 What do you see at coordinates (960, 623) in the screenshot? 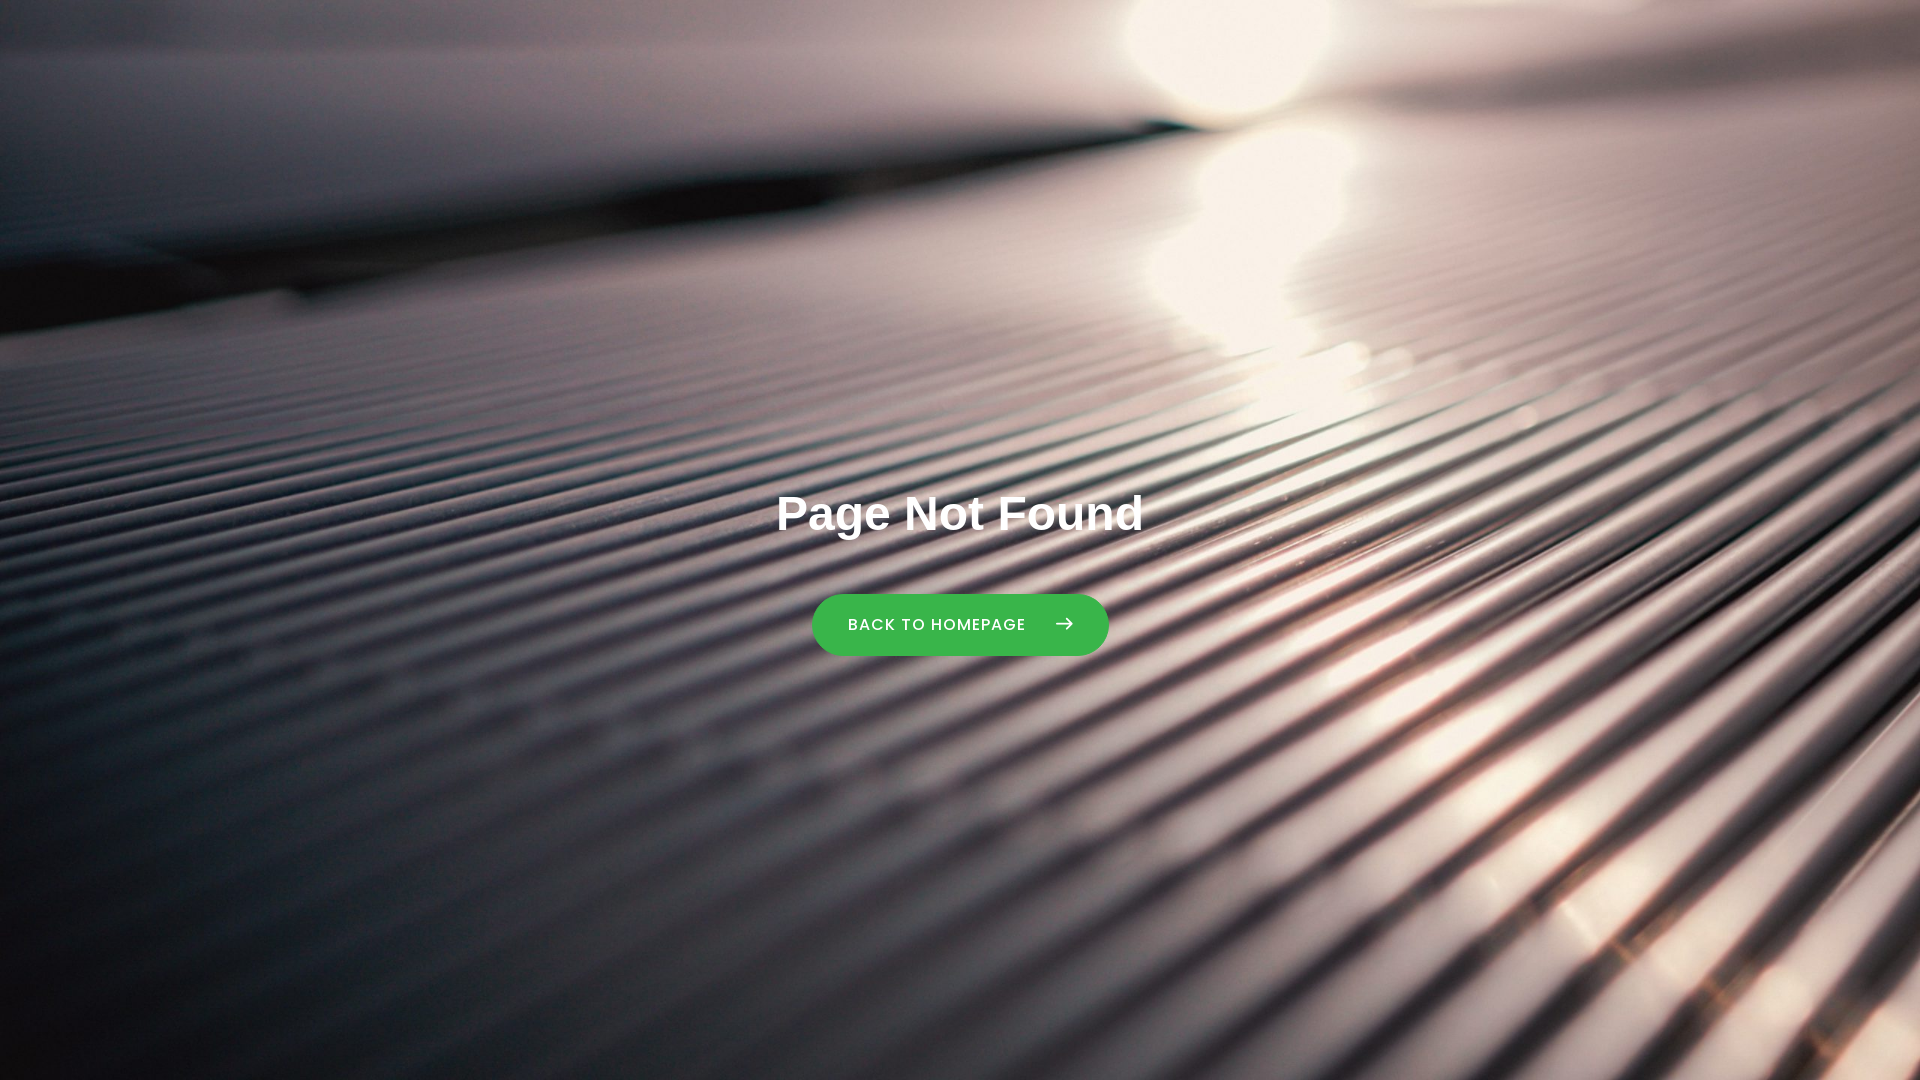
I see `'BACK TO HOMEPAGE'` at bounding box center [960, 623].